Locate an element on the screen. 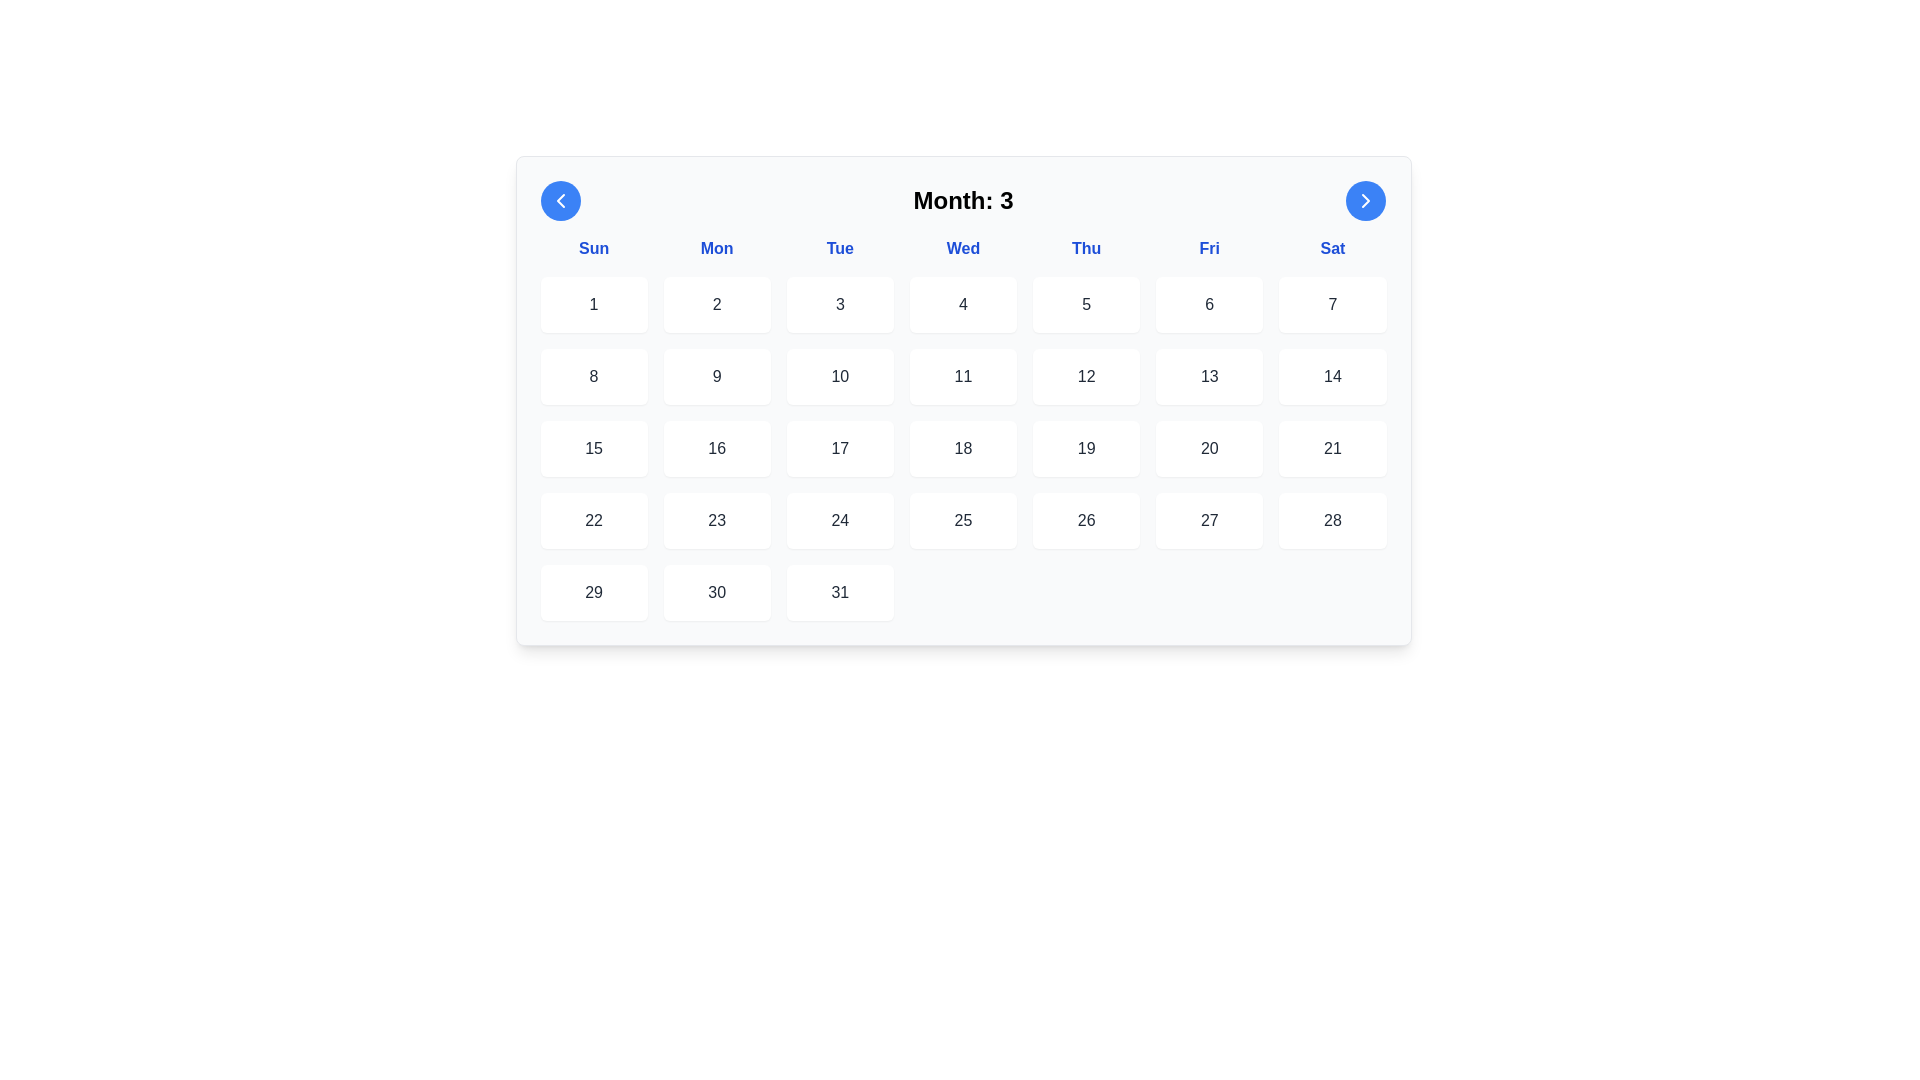 Image resolution: width=1920 pixels, height=1080 pixels. the selectable button for the second day of the month in the calendar view, which is the second button in the first row of the grid layout is located at coordinates (717, 304).